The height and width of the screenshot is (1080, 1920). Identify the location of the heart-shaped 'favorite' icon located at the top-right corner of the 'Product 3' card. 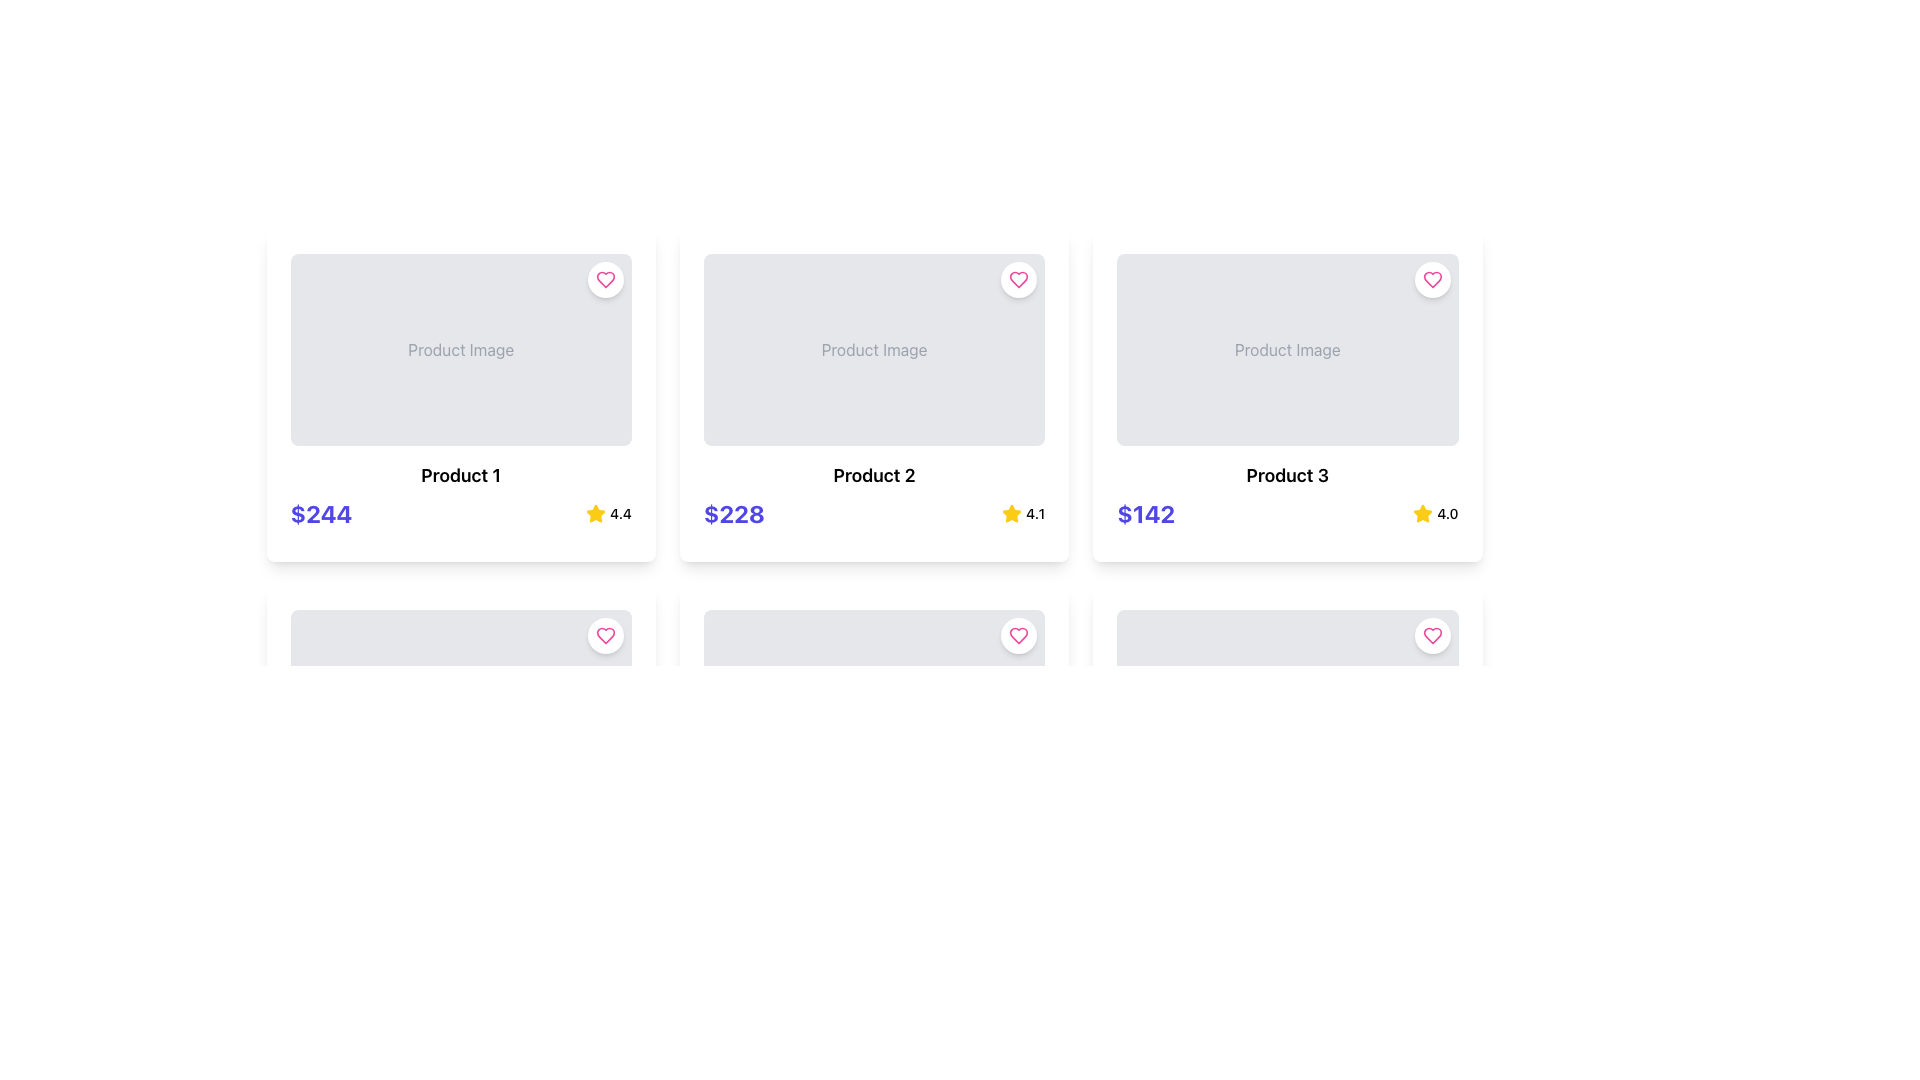
(1431, 280).